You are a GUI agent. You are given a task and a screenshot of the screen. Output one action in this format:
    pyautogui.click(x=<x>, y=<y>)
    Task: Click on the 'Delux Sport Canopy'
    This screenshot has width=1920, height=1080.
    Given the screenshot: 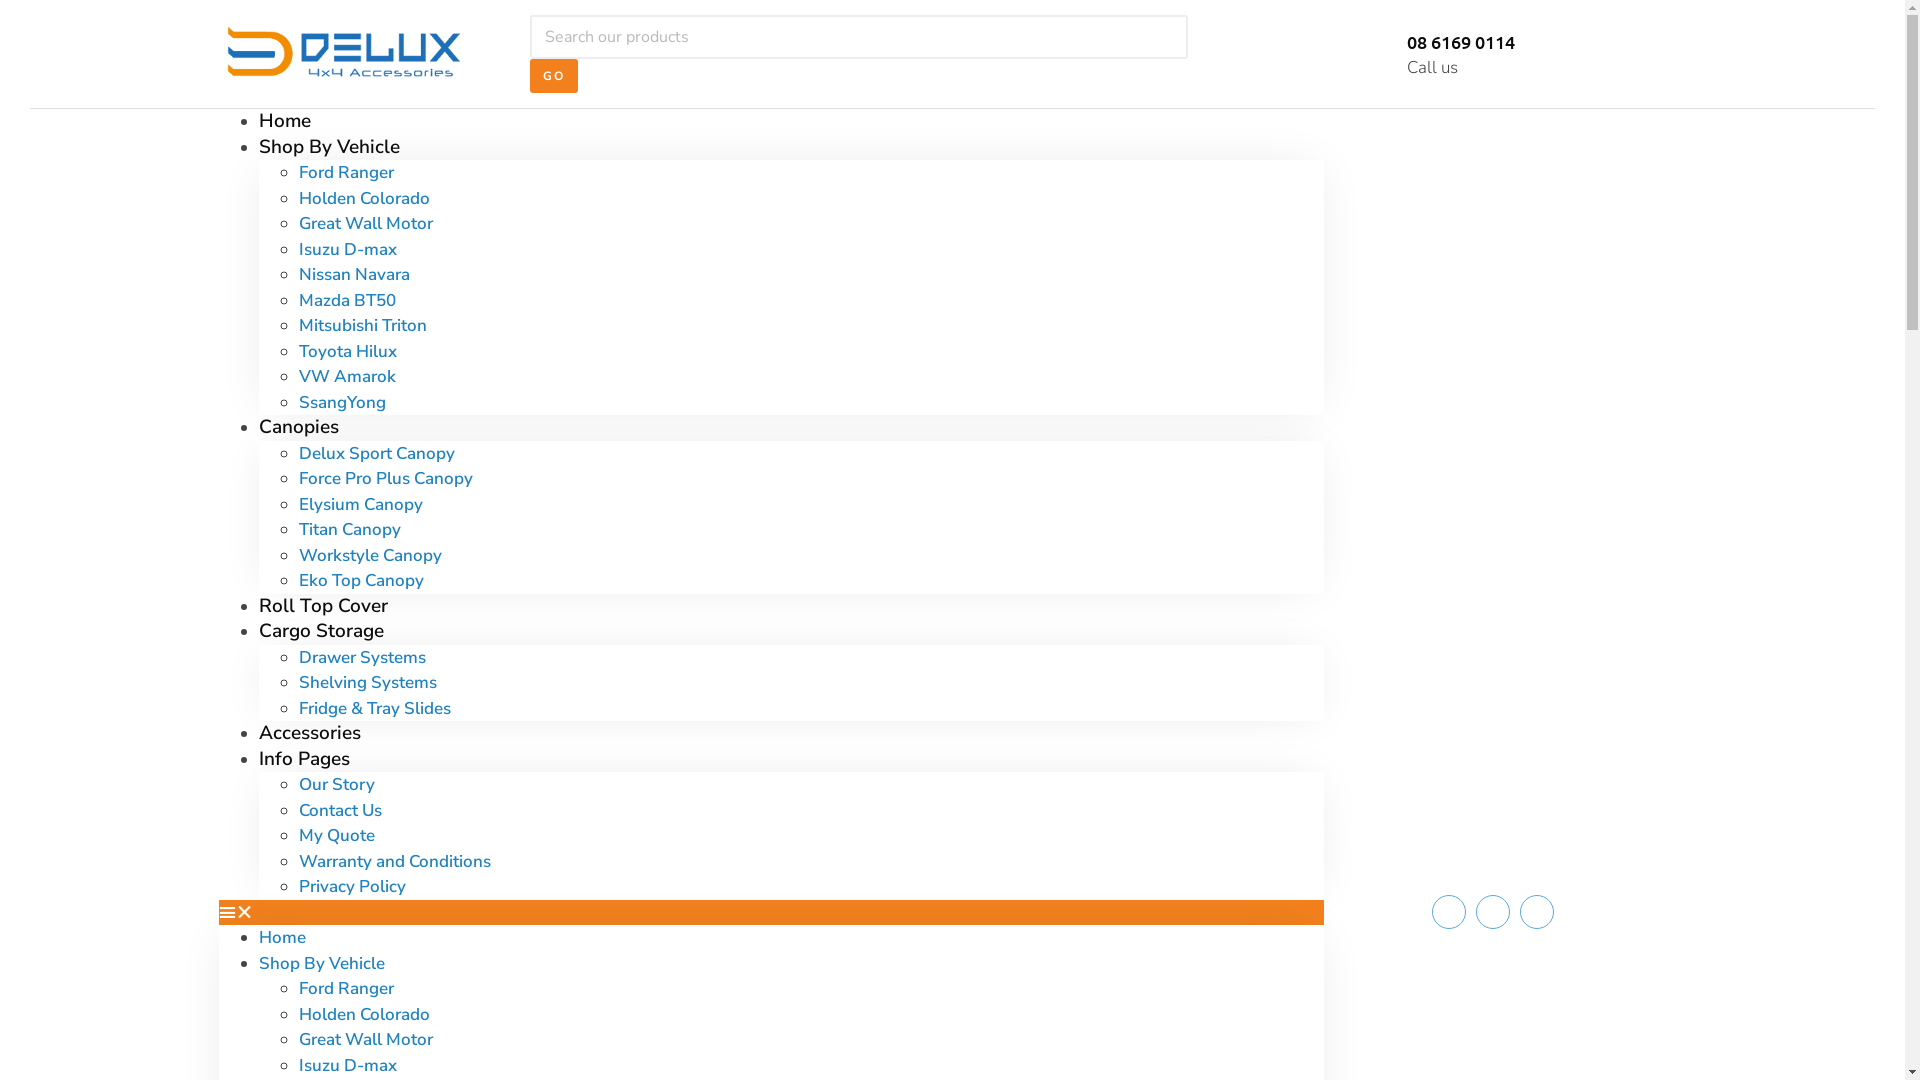 What is the action you would take?
    pyautogui.click(x=296, y=453)
    